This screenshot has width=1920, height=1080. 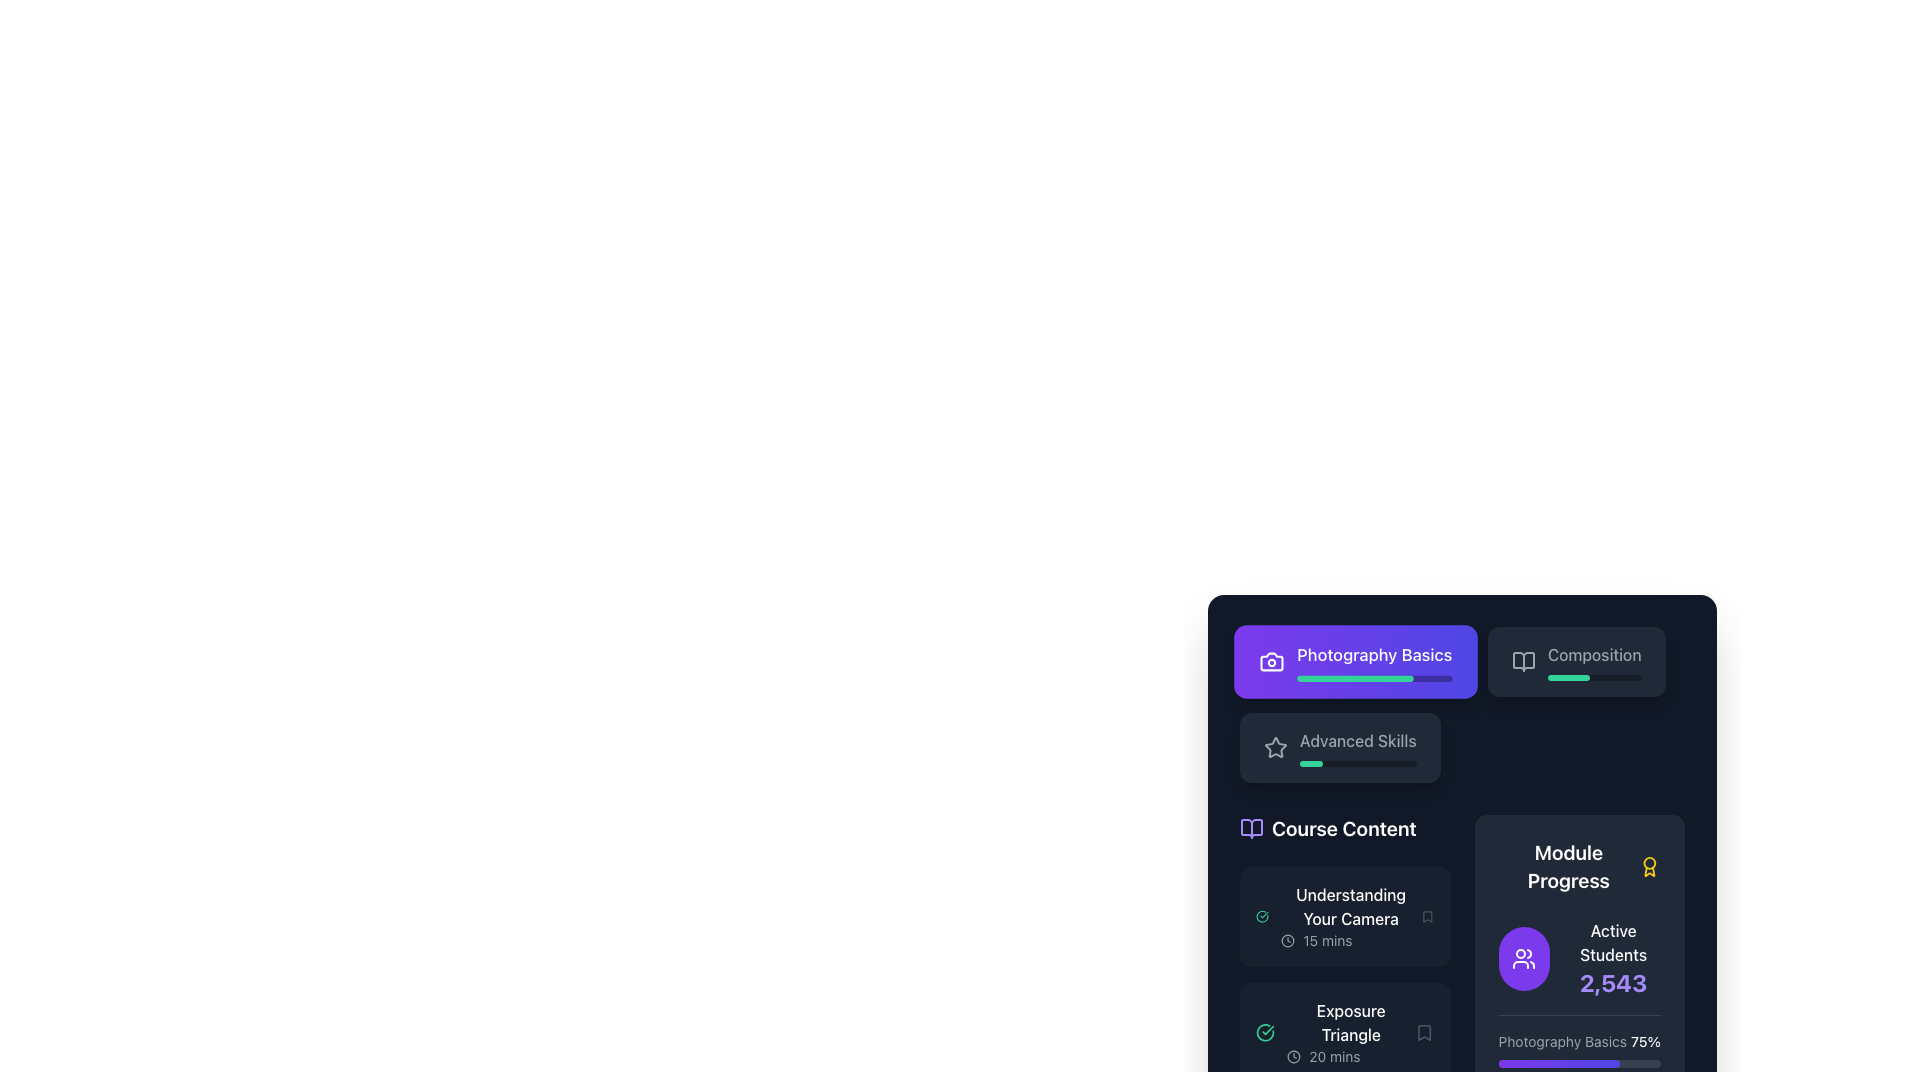 What do you see at coordinates (1288, 941) in the screenshot?
I see `the decorative clock icon's SVG circle element located to the left of 'Understanding Your Camera' in the 'Course Content' section` at bounding box center [1288, 941].